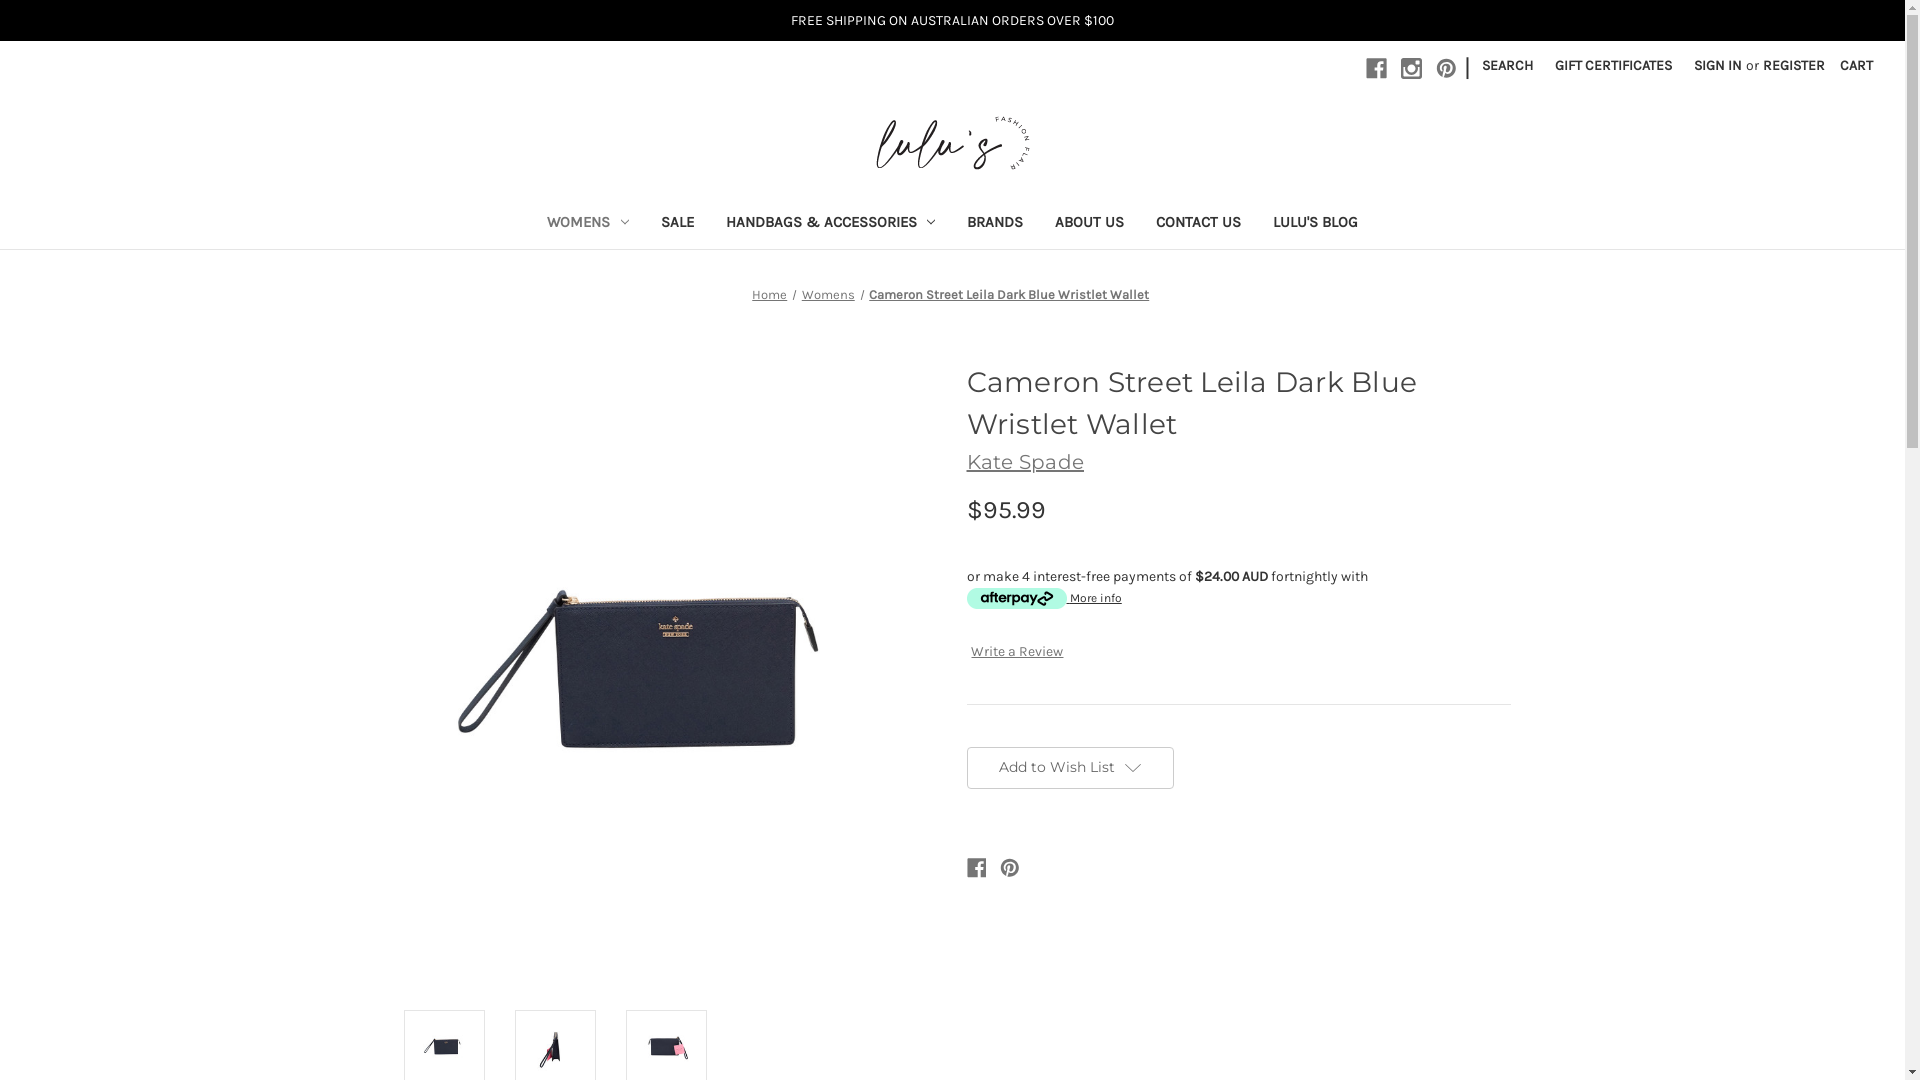  I want to click on 'SEARCH', so click(1507, 64).